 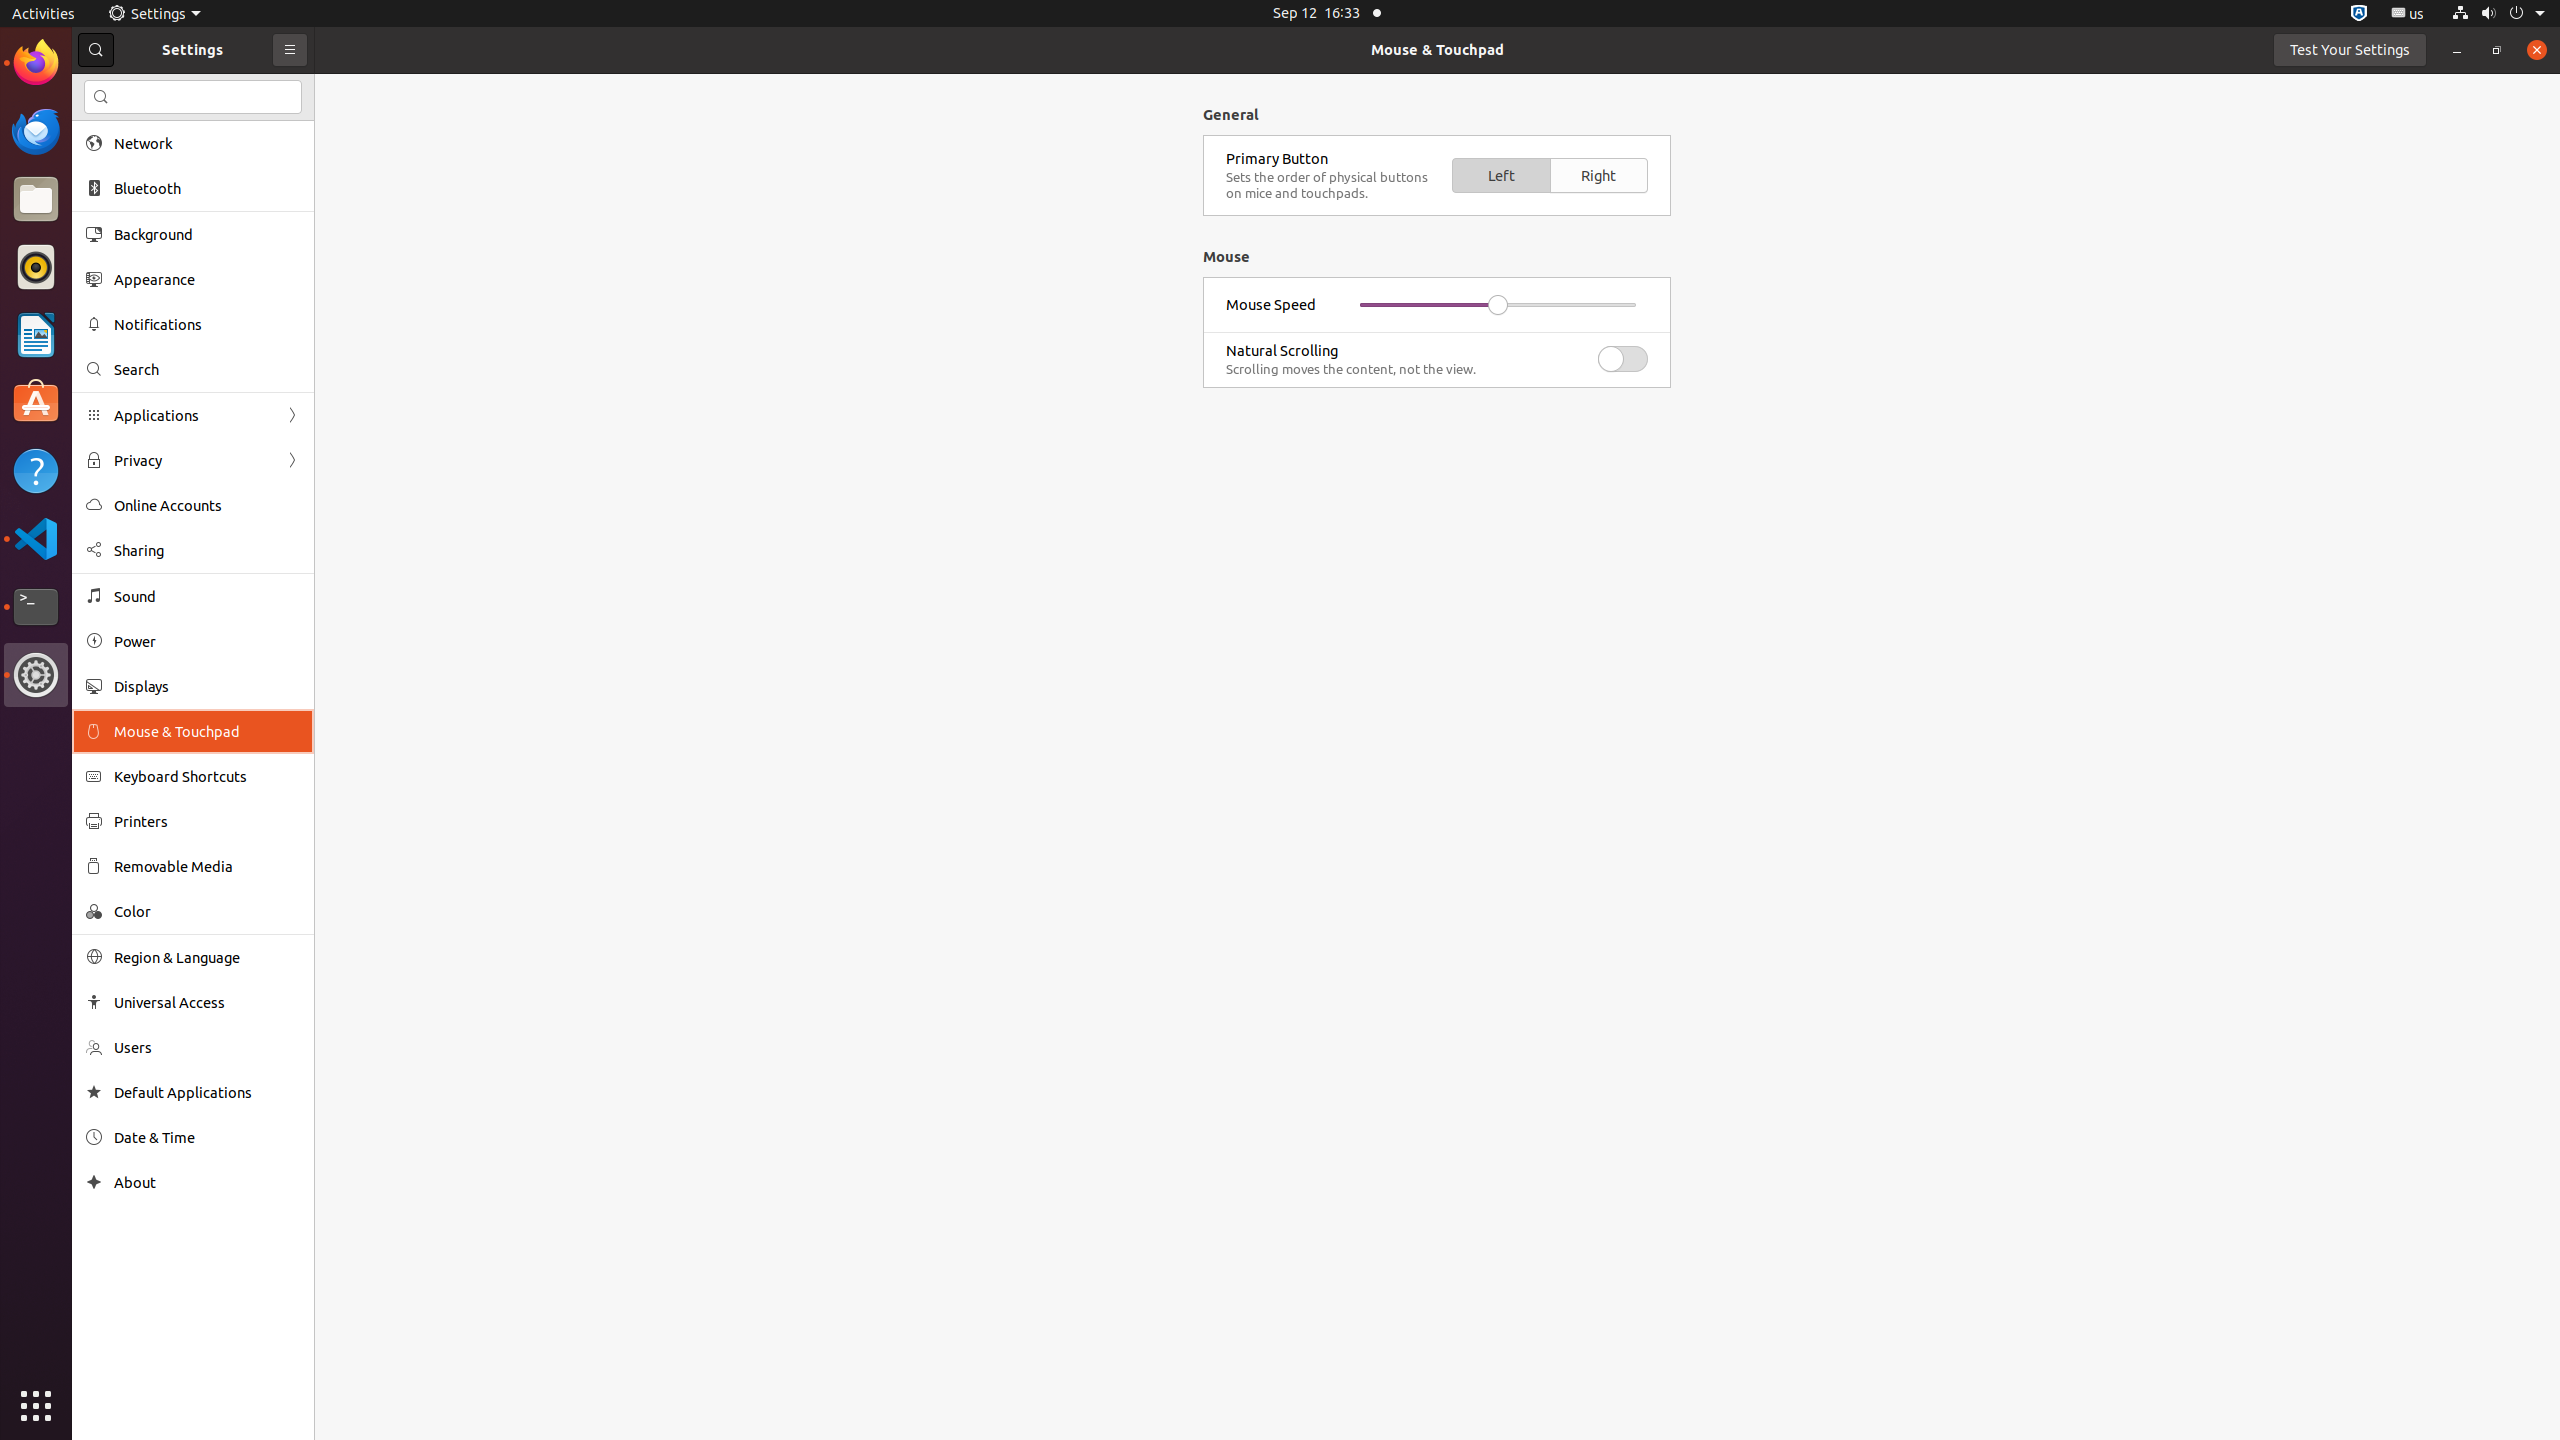 I want to click on 'Users', so click(x=207, y=1046).